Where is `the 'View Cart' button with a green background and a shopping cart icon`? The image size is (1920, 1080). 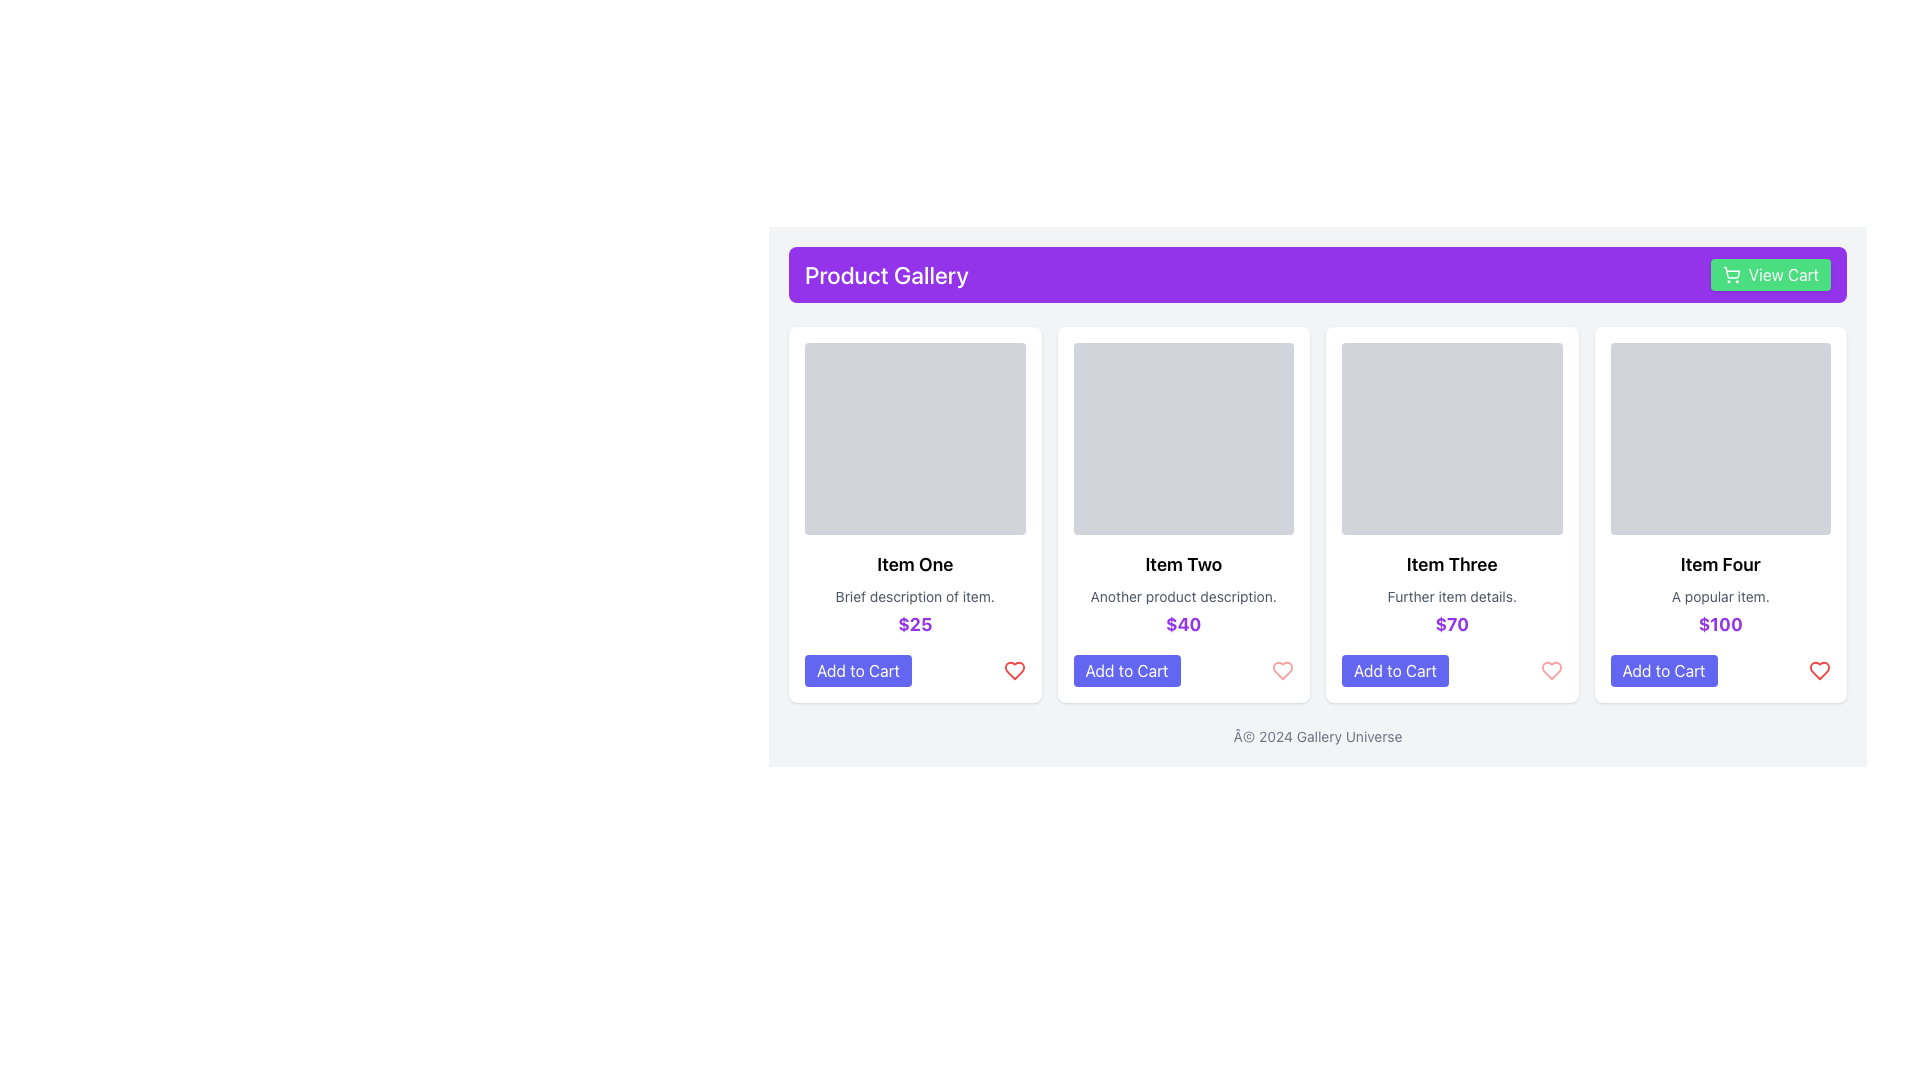 the 'View Cart' button with a green background and a shopping cart icon is located at coordinates (1770, 274).